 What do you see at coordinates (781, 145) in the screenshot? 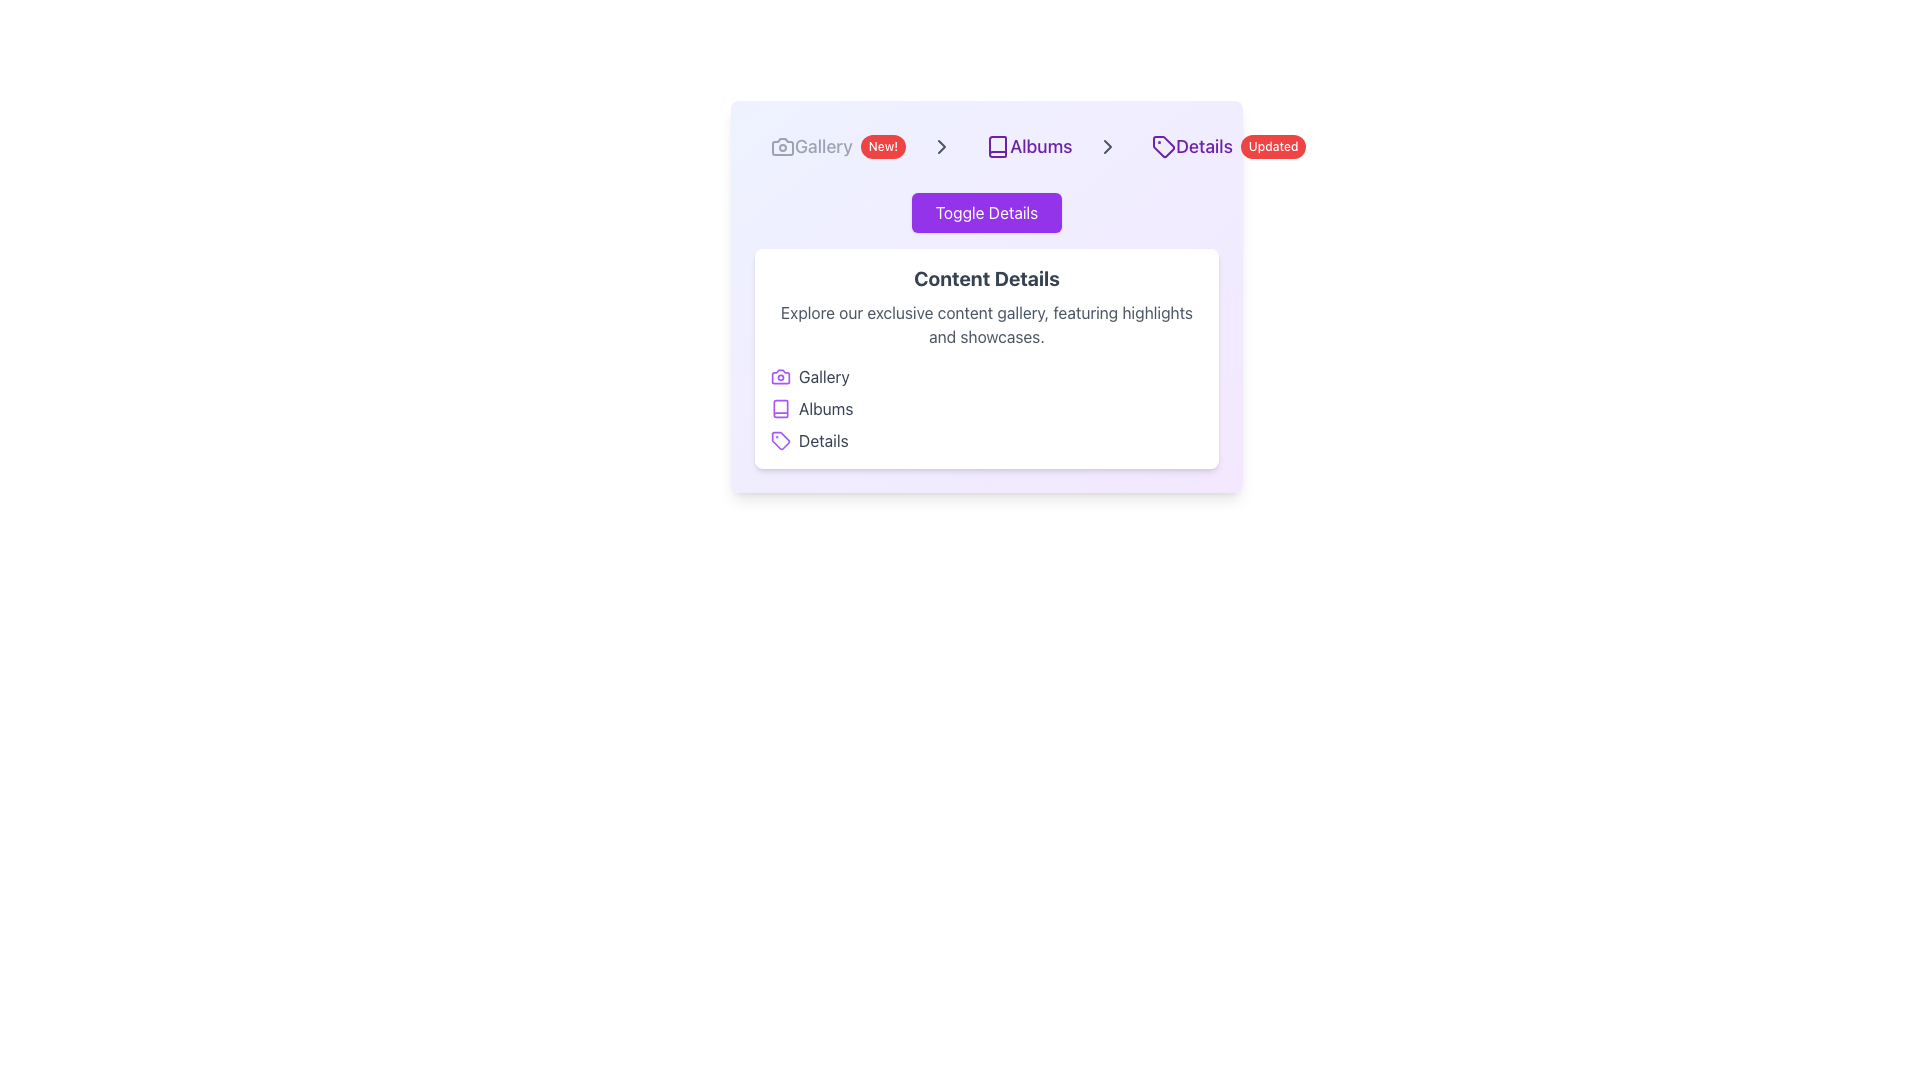
I see `the stylized camera icon, which is a modern SVG image located near the top left of the interface, next to the 'Gallery' breadcrumb` at bounding box center [781, 145].